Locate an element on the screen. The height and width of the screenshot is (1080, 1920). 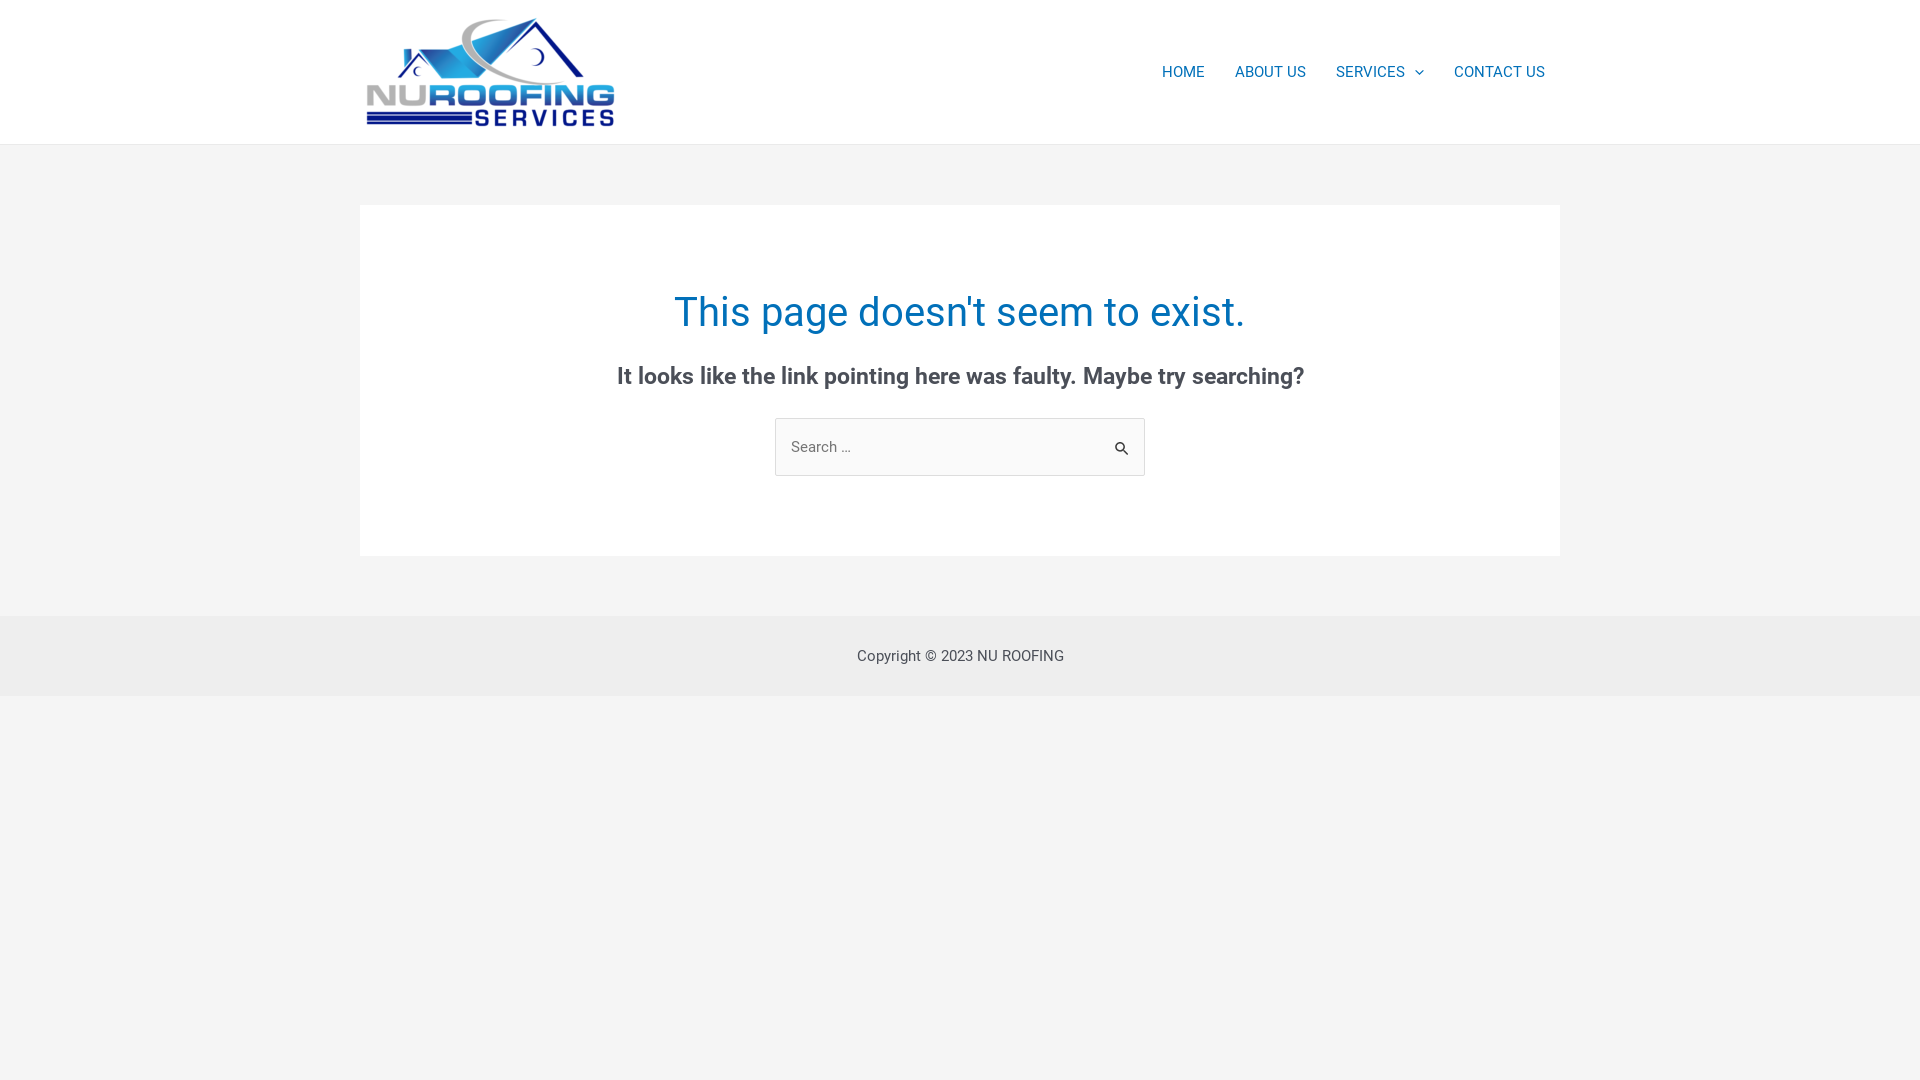
'CONTACT US' is located at coordinates (1438, 71).